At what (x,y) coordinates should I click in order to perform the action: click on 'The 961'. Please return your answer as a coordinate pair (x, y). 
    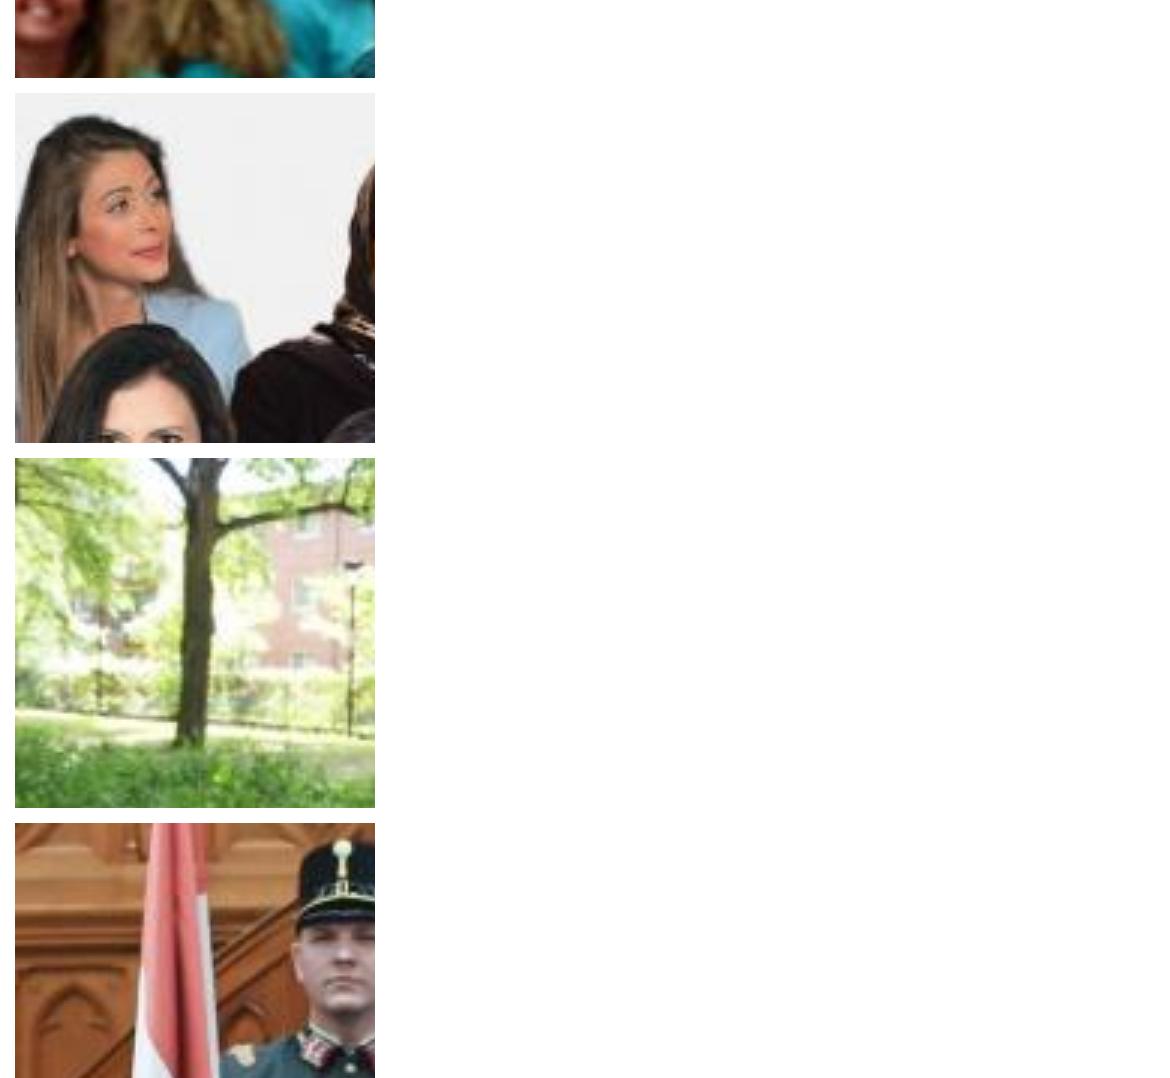
    Looking at the image, I should click on (56, 846).